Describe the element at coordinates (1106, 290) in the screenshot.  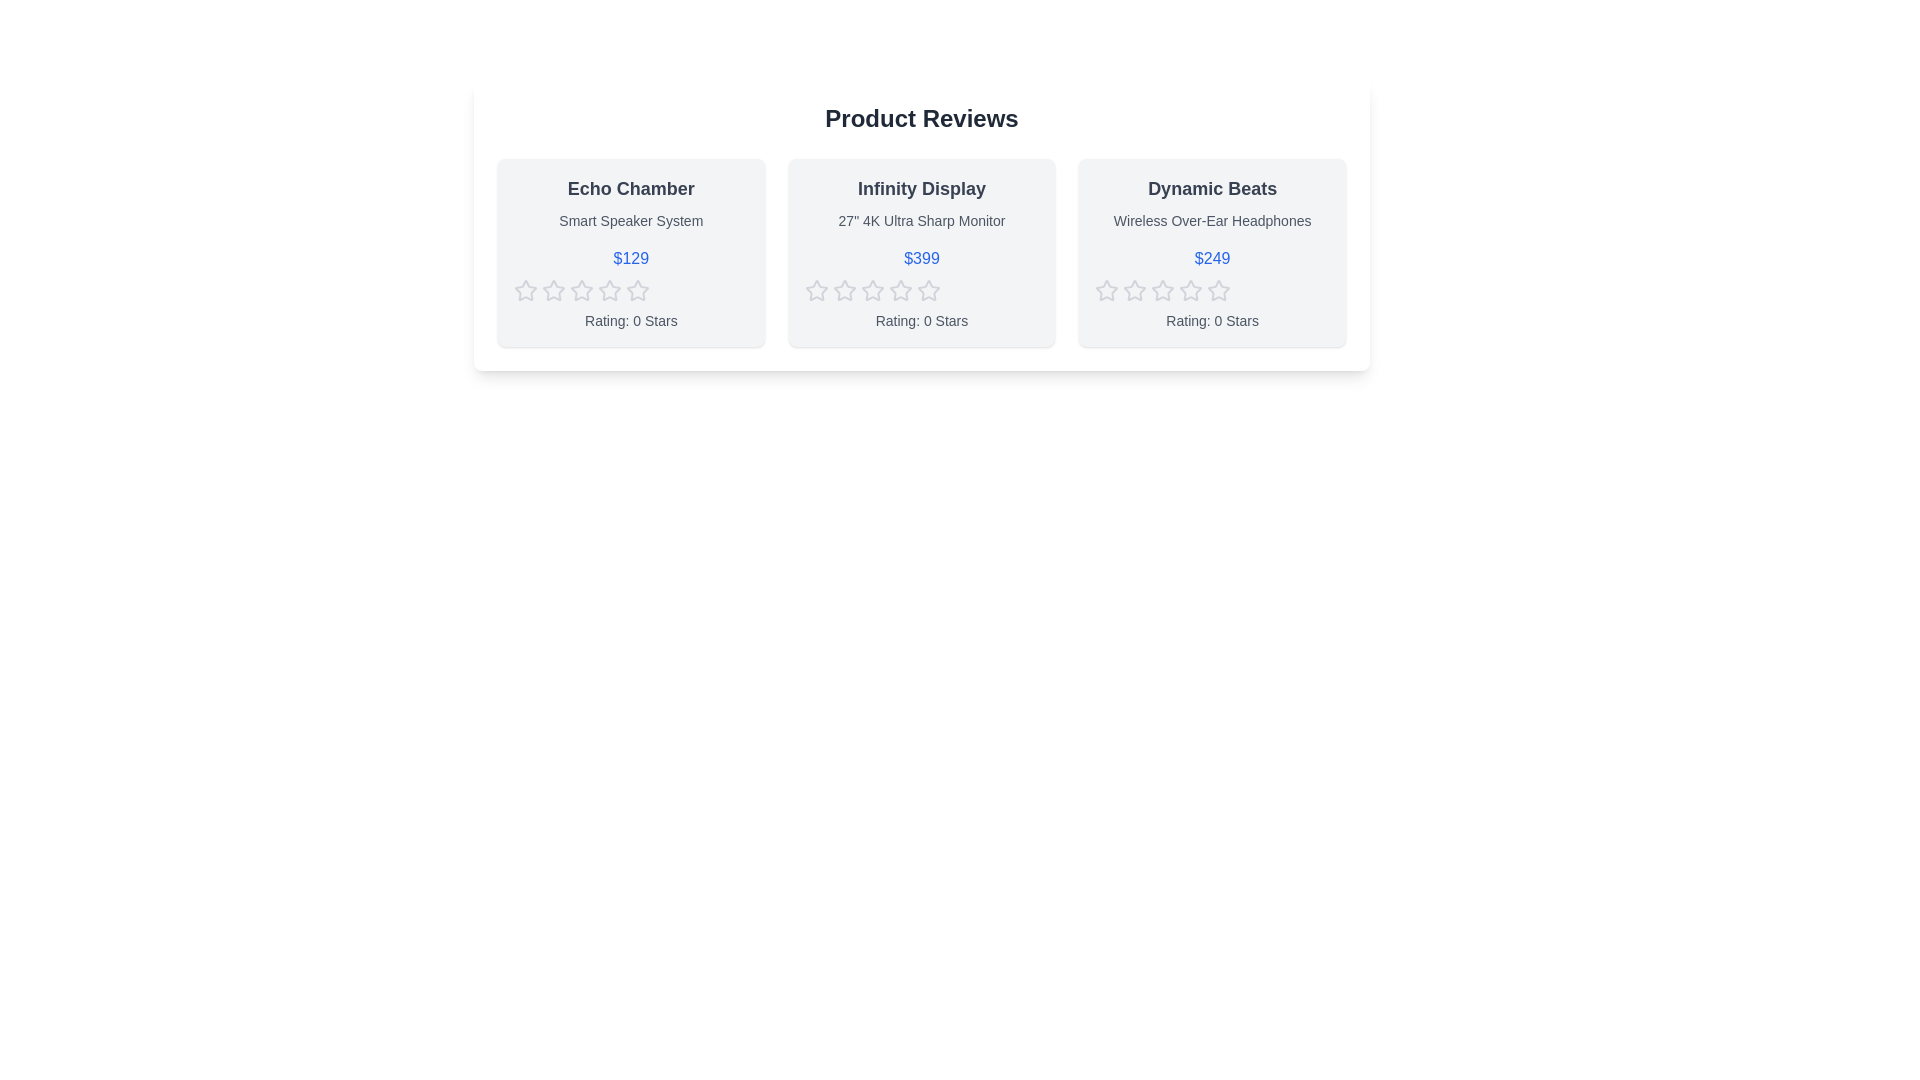
I see `the first rating star icon under the 'Dynamic Beats' section in the rightmost card of the product review cards to initiate a tooltip or visual feedback` at that location.